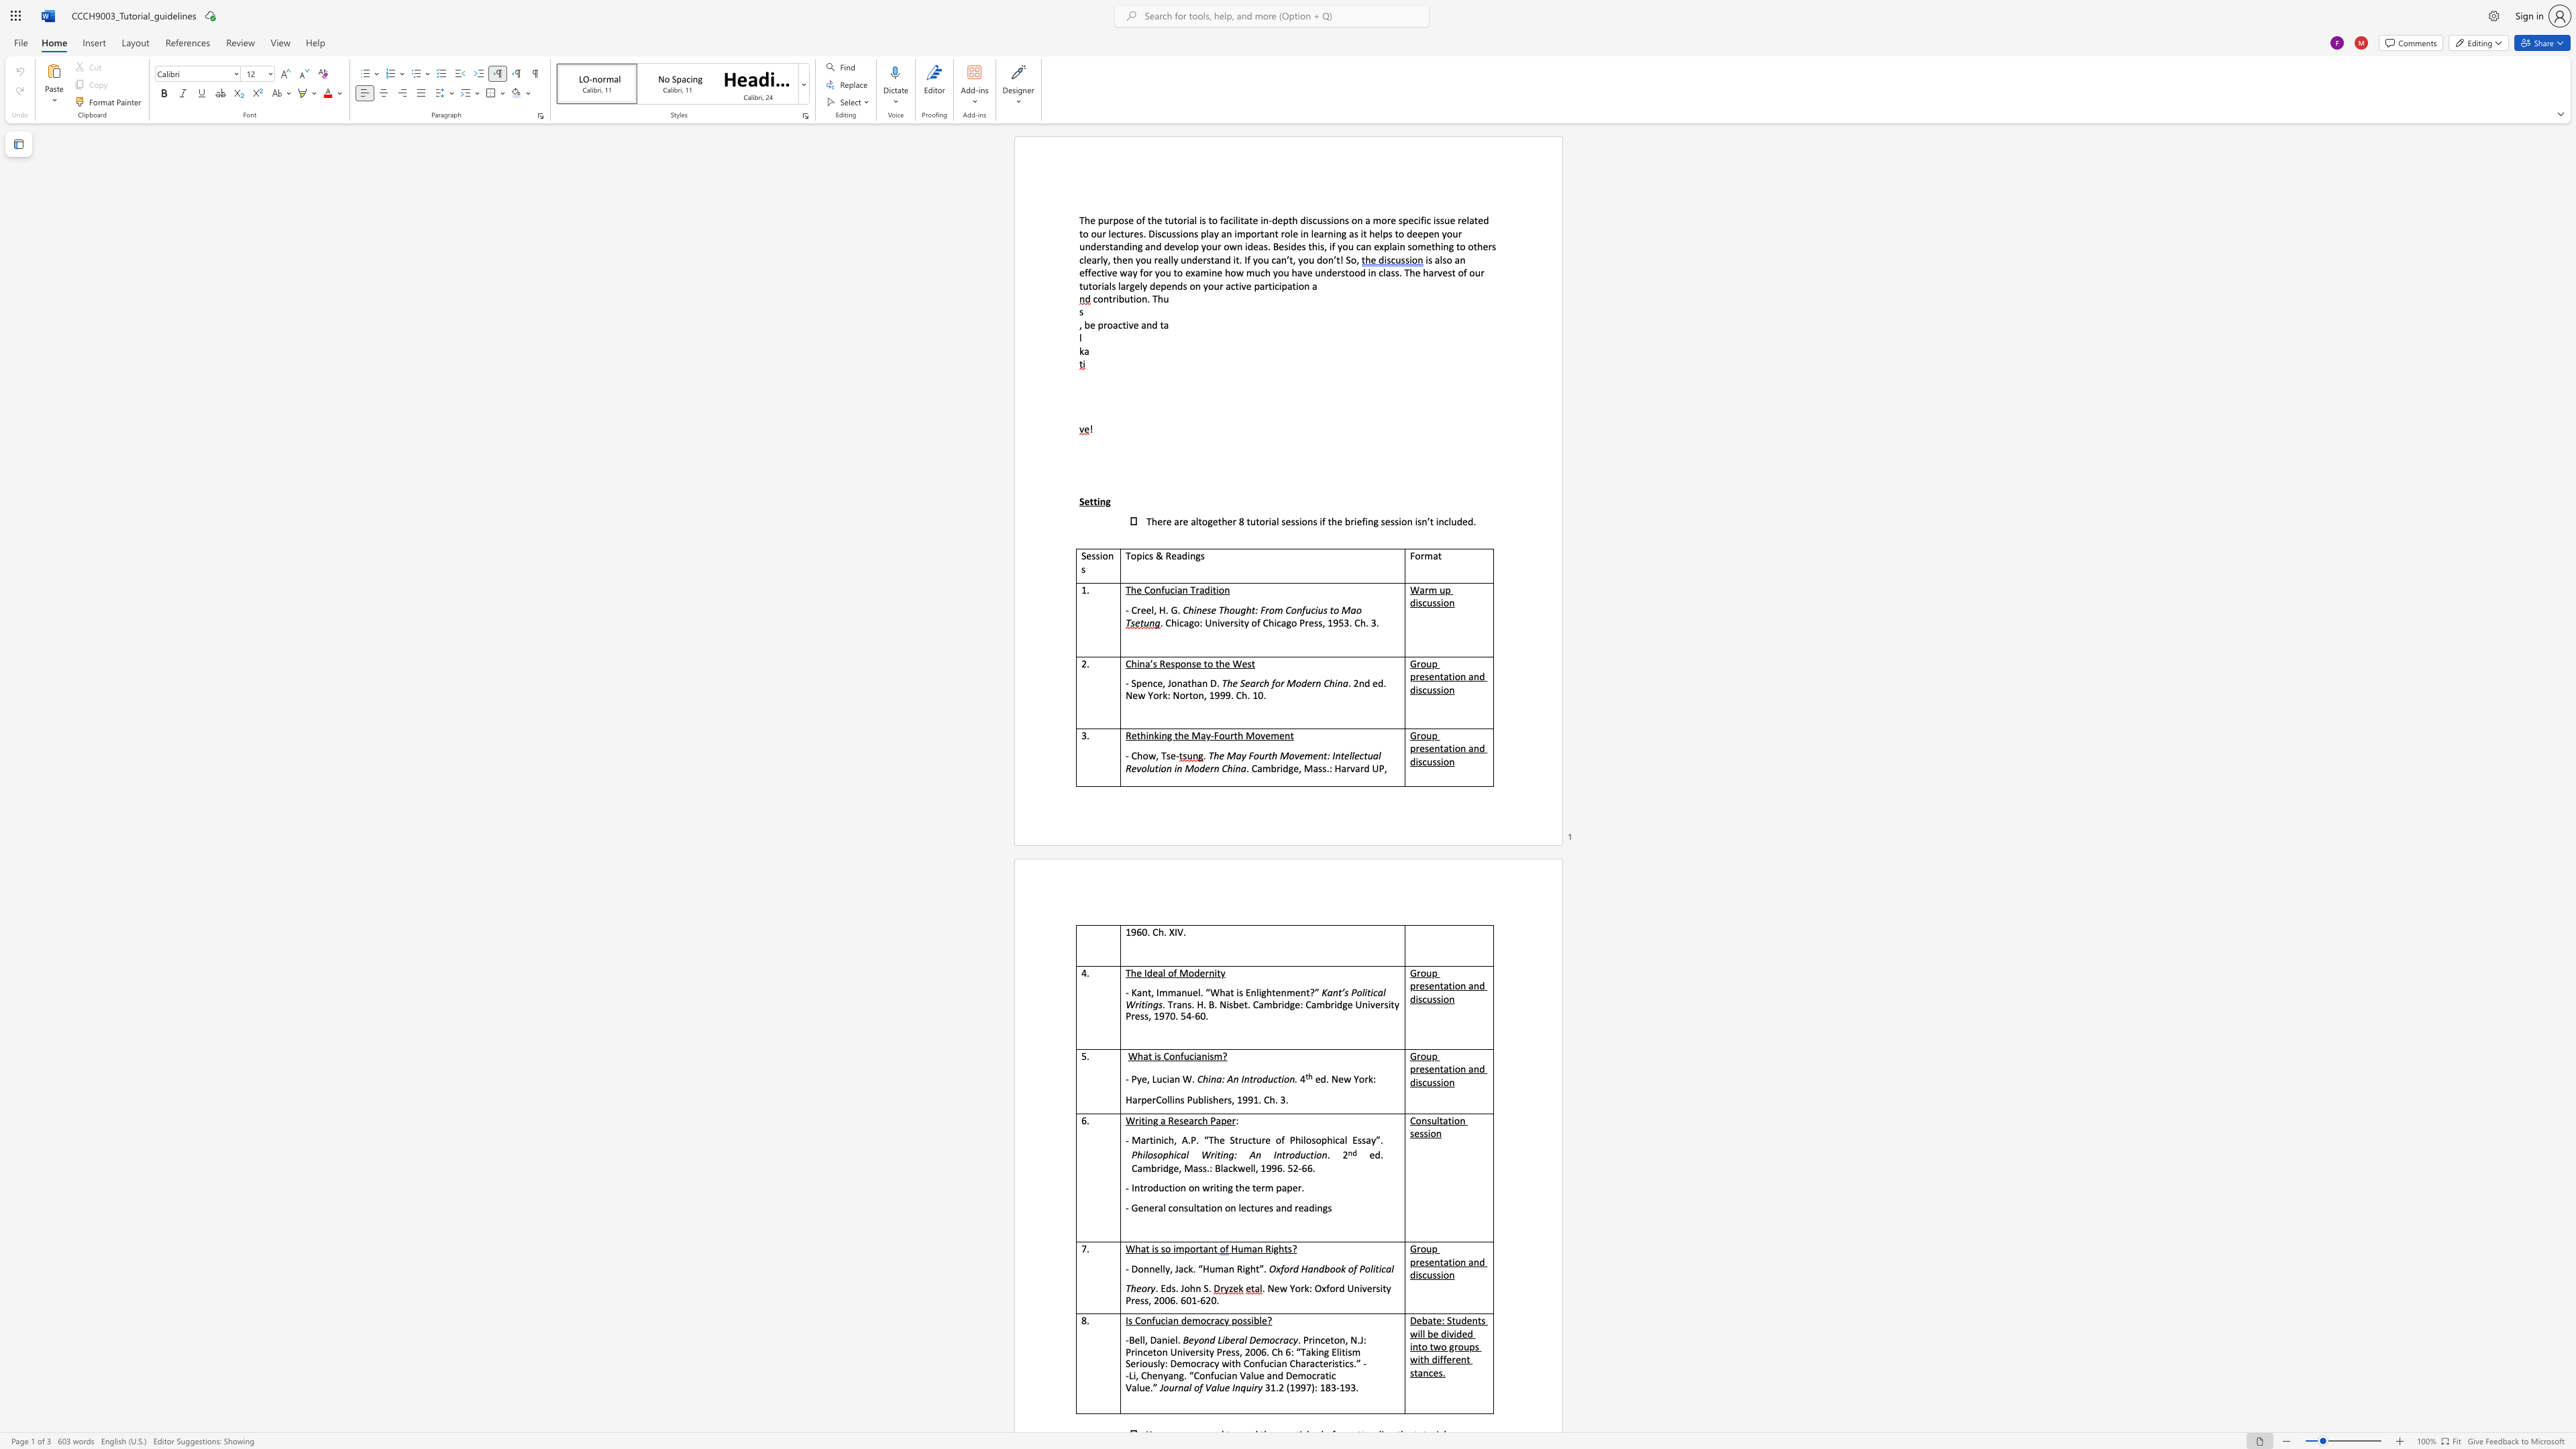  Describe the element at coordinates (1352, 1079) in the screenshot. I see `the subset text "Yor" within the text "ed. New York:"` at that location.